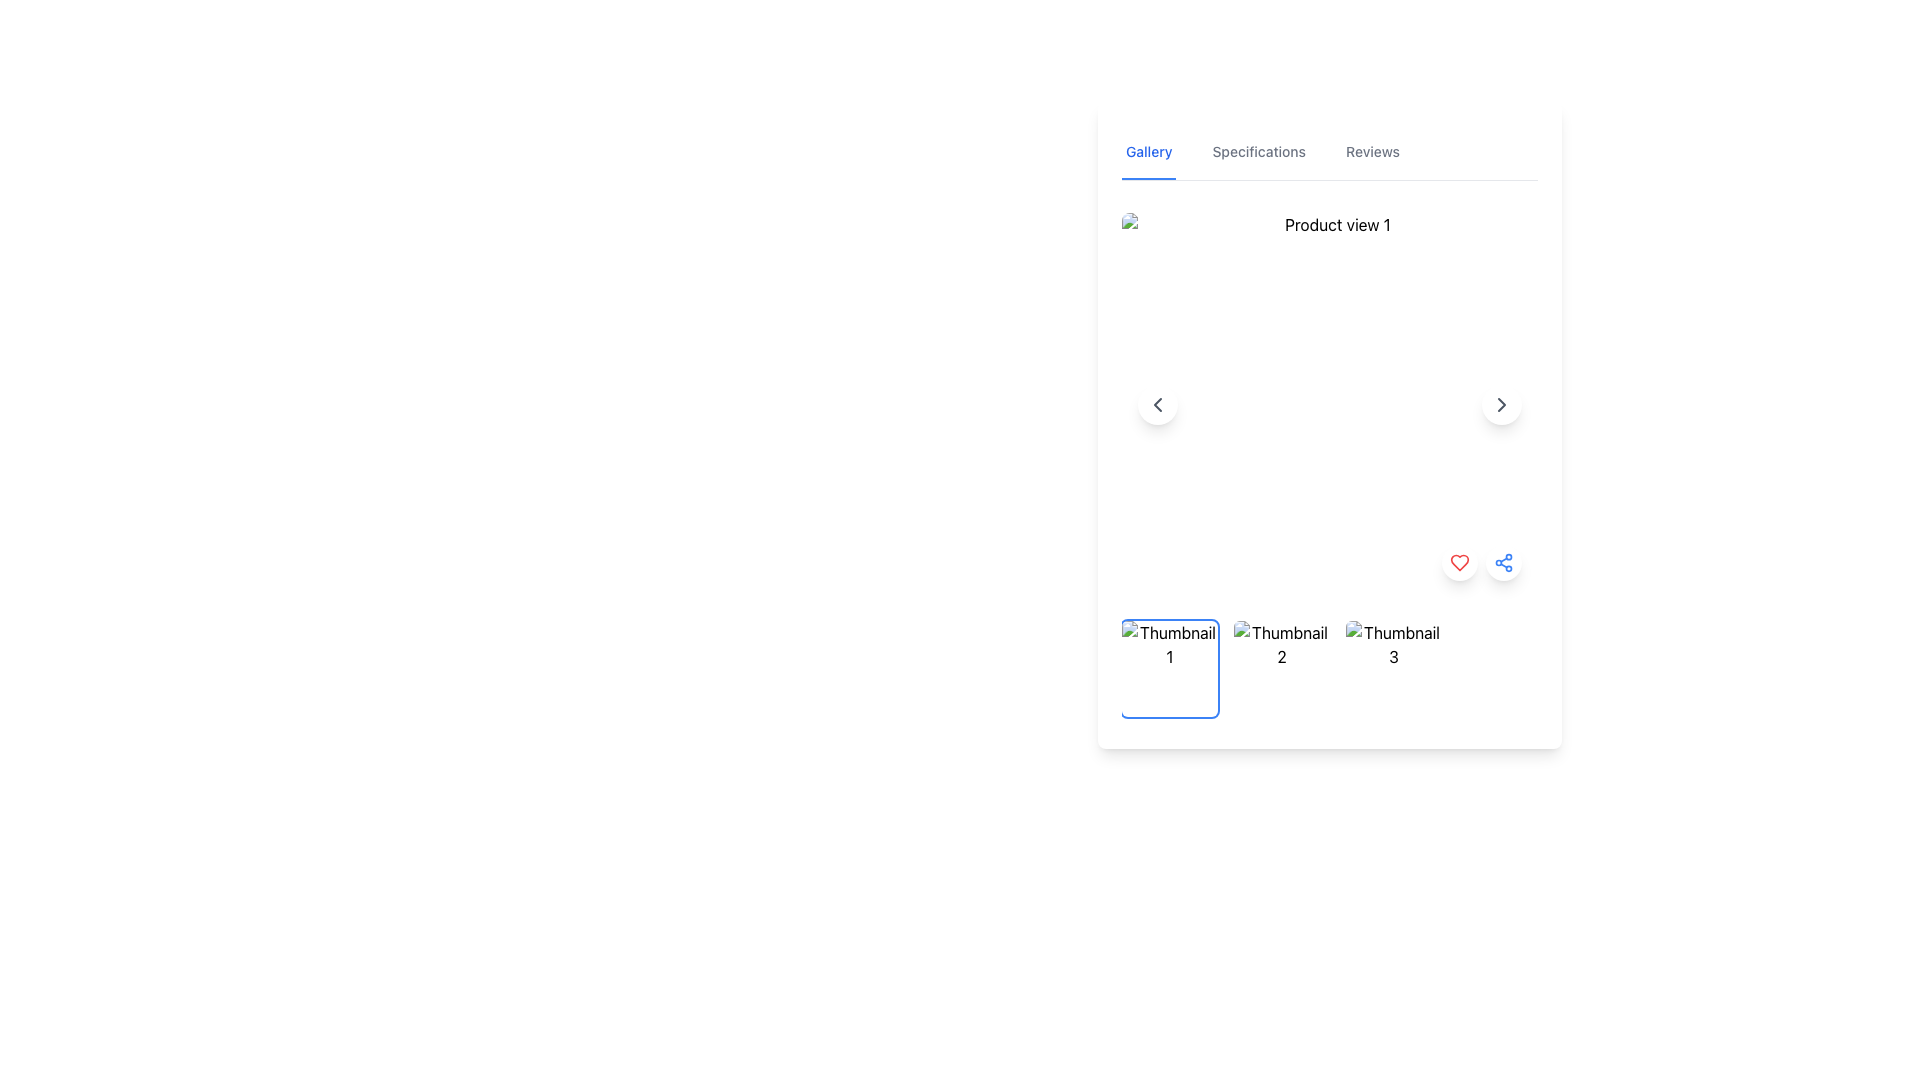 This screenshot has width=1920, height=1080. What do you see at coordinates (1170, 668) in the screenshot?
I see `the selected thumbnail image labeled 'Thumbnail 1'` at bounding box center [1170, 668].